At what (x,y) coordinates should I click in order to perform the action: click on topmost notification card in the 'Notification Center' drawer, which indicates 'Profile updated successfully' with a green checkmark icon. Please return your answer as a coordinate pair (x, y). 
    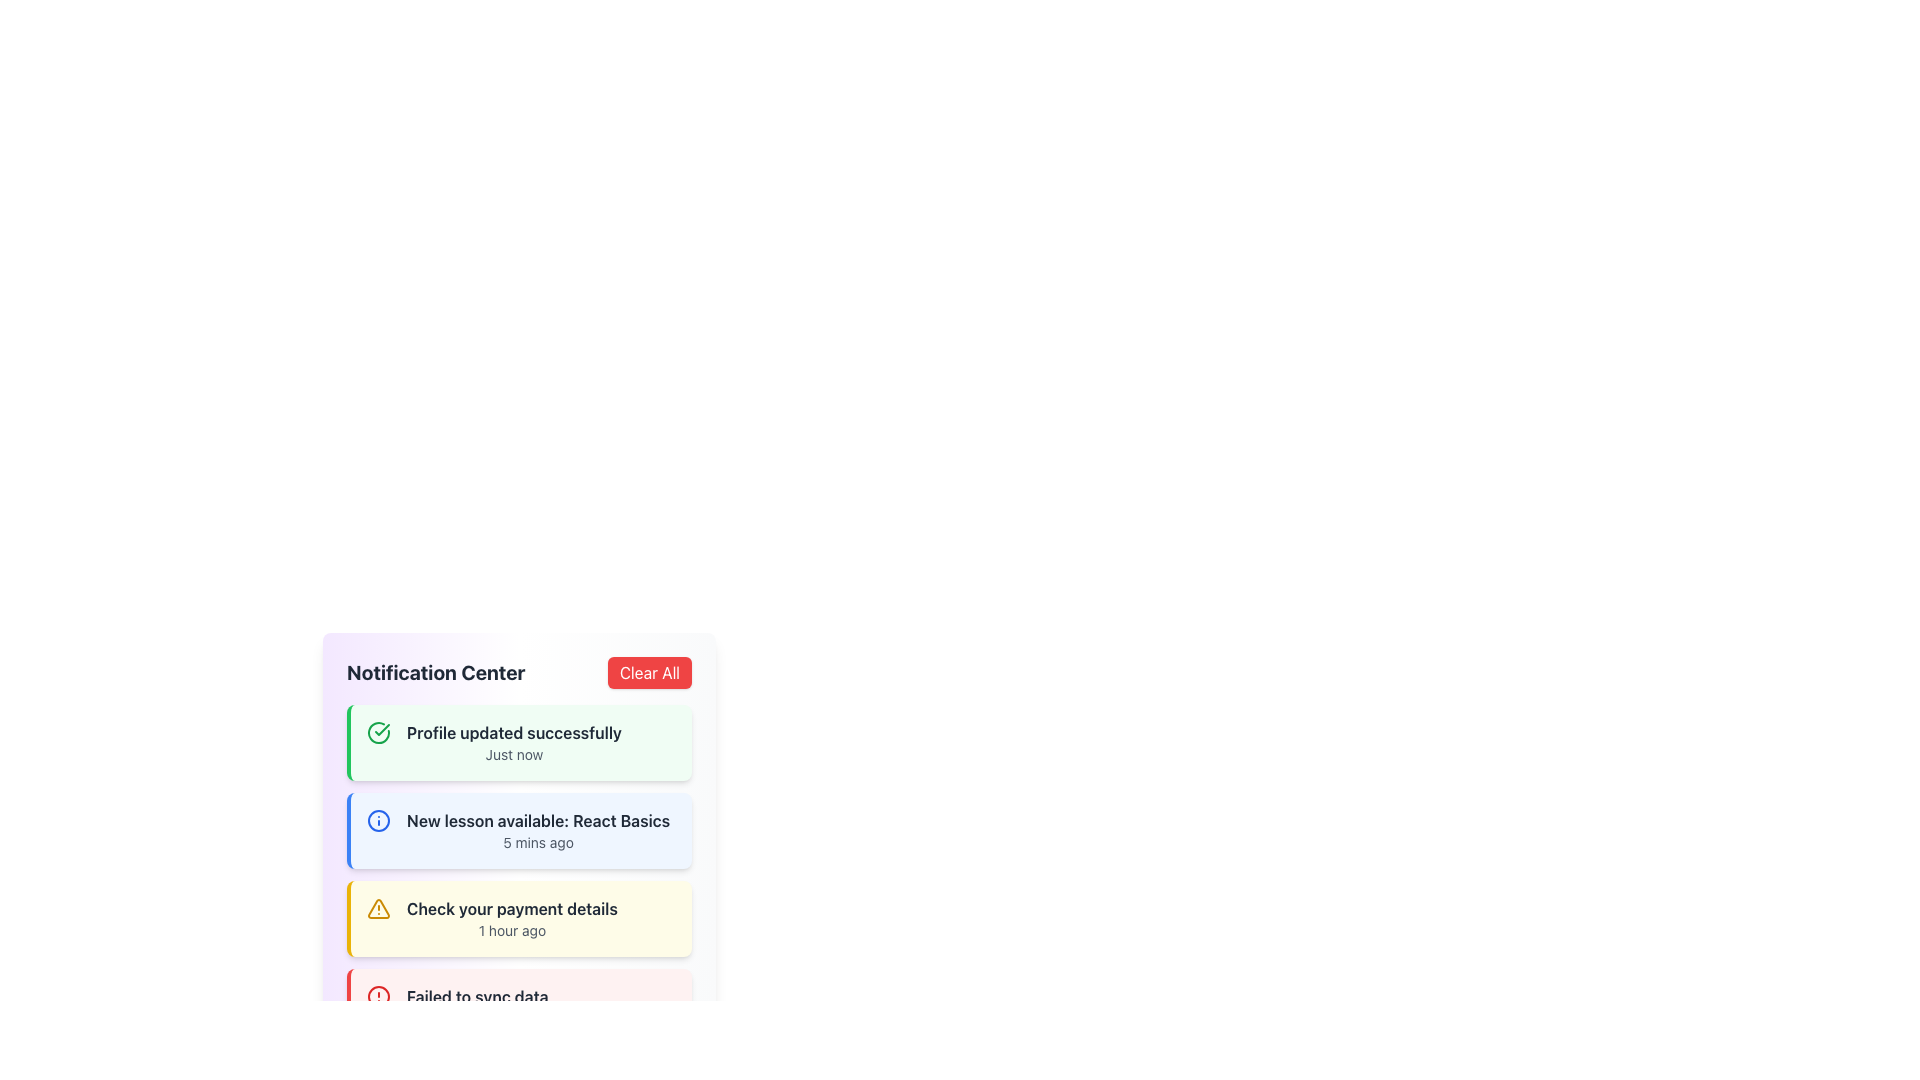
    Looking at the image, I should click on (519, 743).